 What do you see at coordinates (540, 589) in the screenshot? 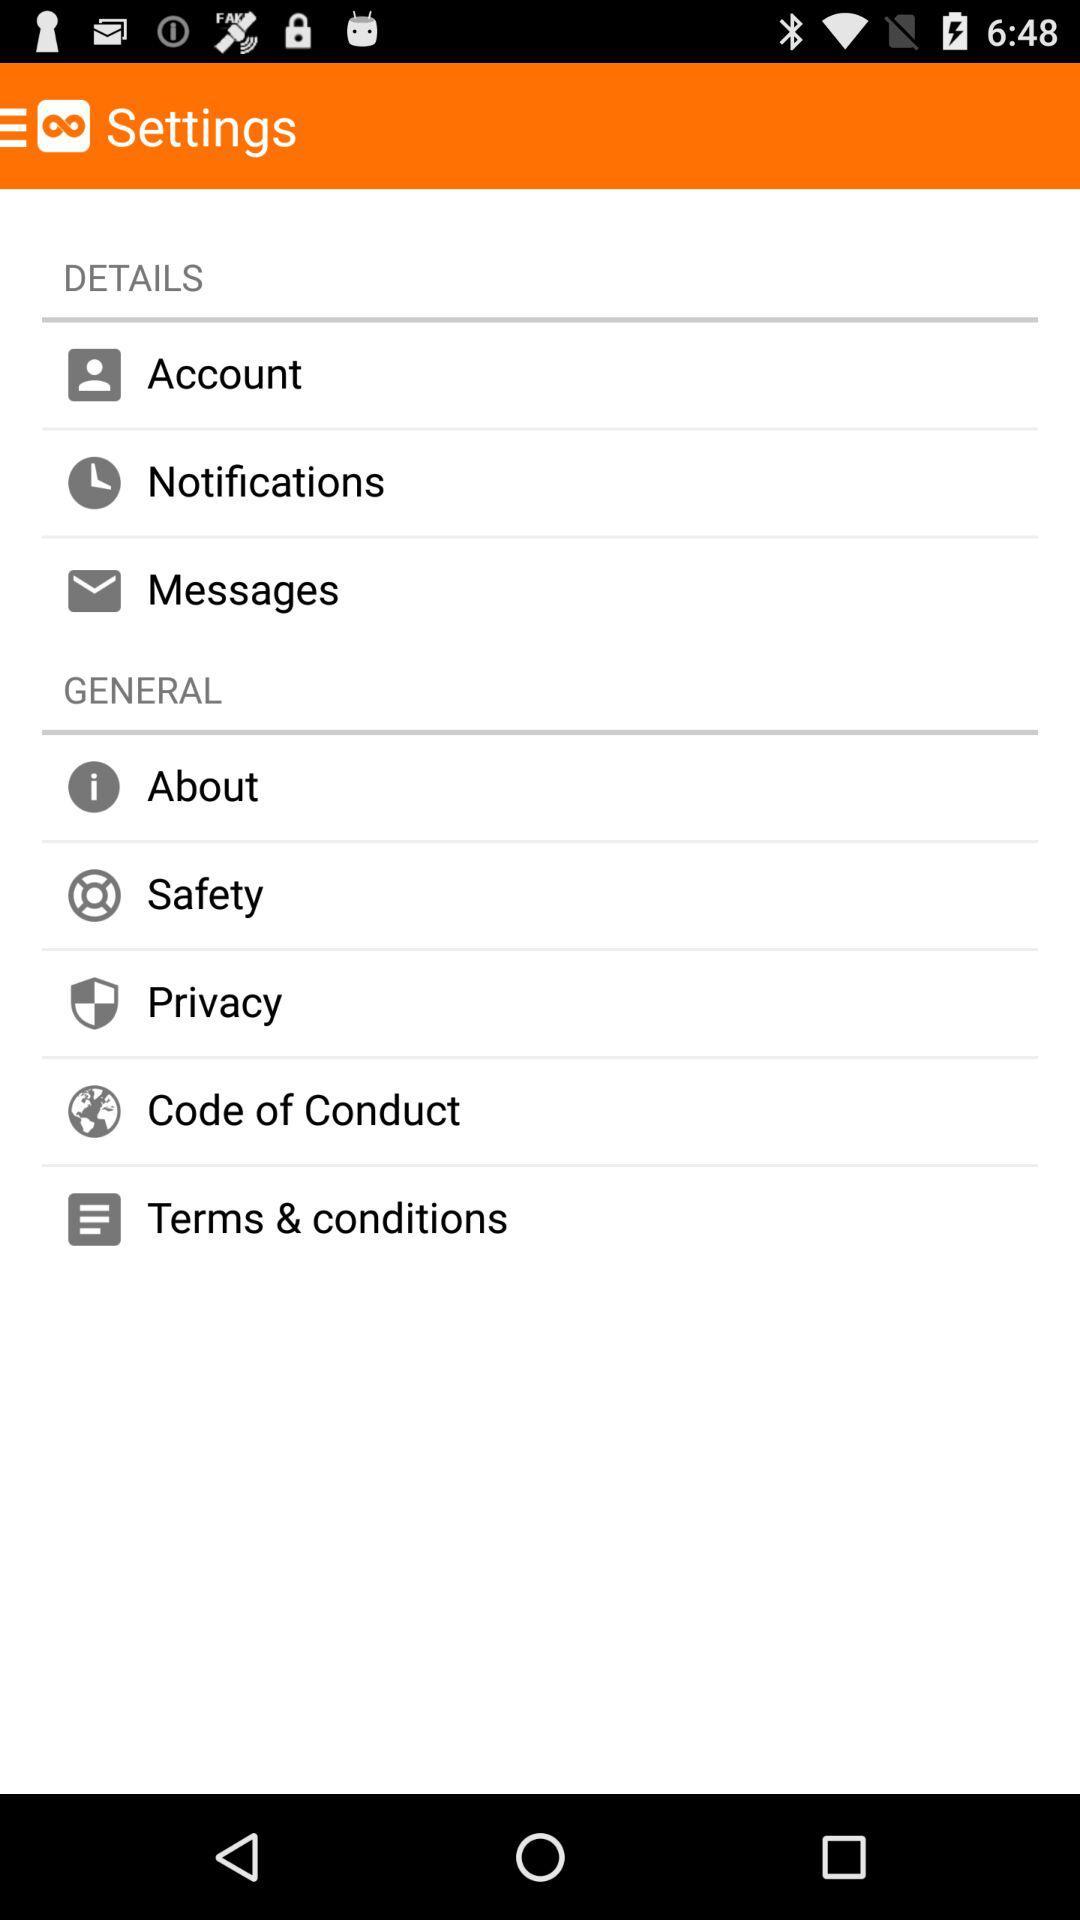
I see `icon above the general icon` at bounding box center [540, 589].